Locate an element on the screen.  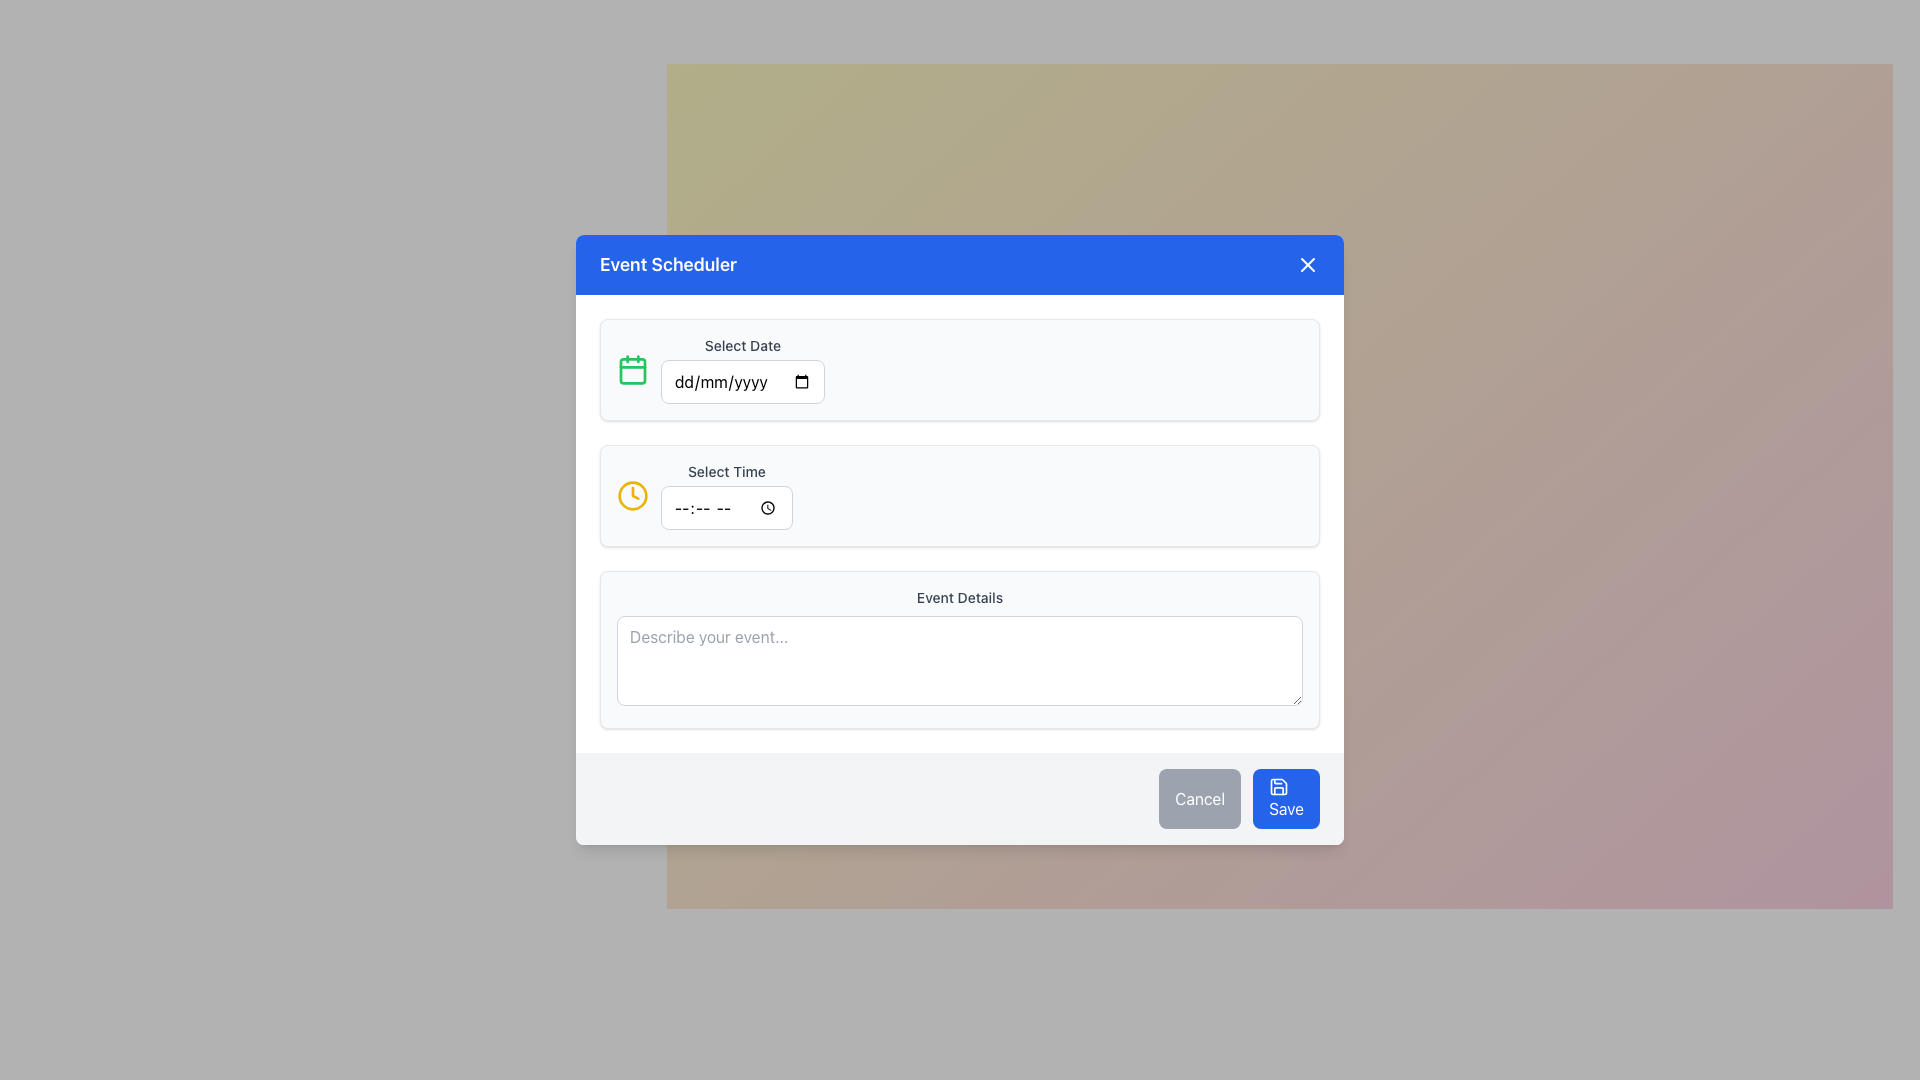
the 'Event Scheduler' title text label located in the blue header bar of the modal dialog is located at coordinates (668, 264).